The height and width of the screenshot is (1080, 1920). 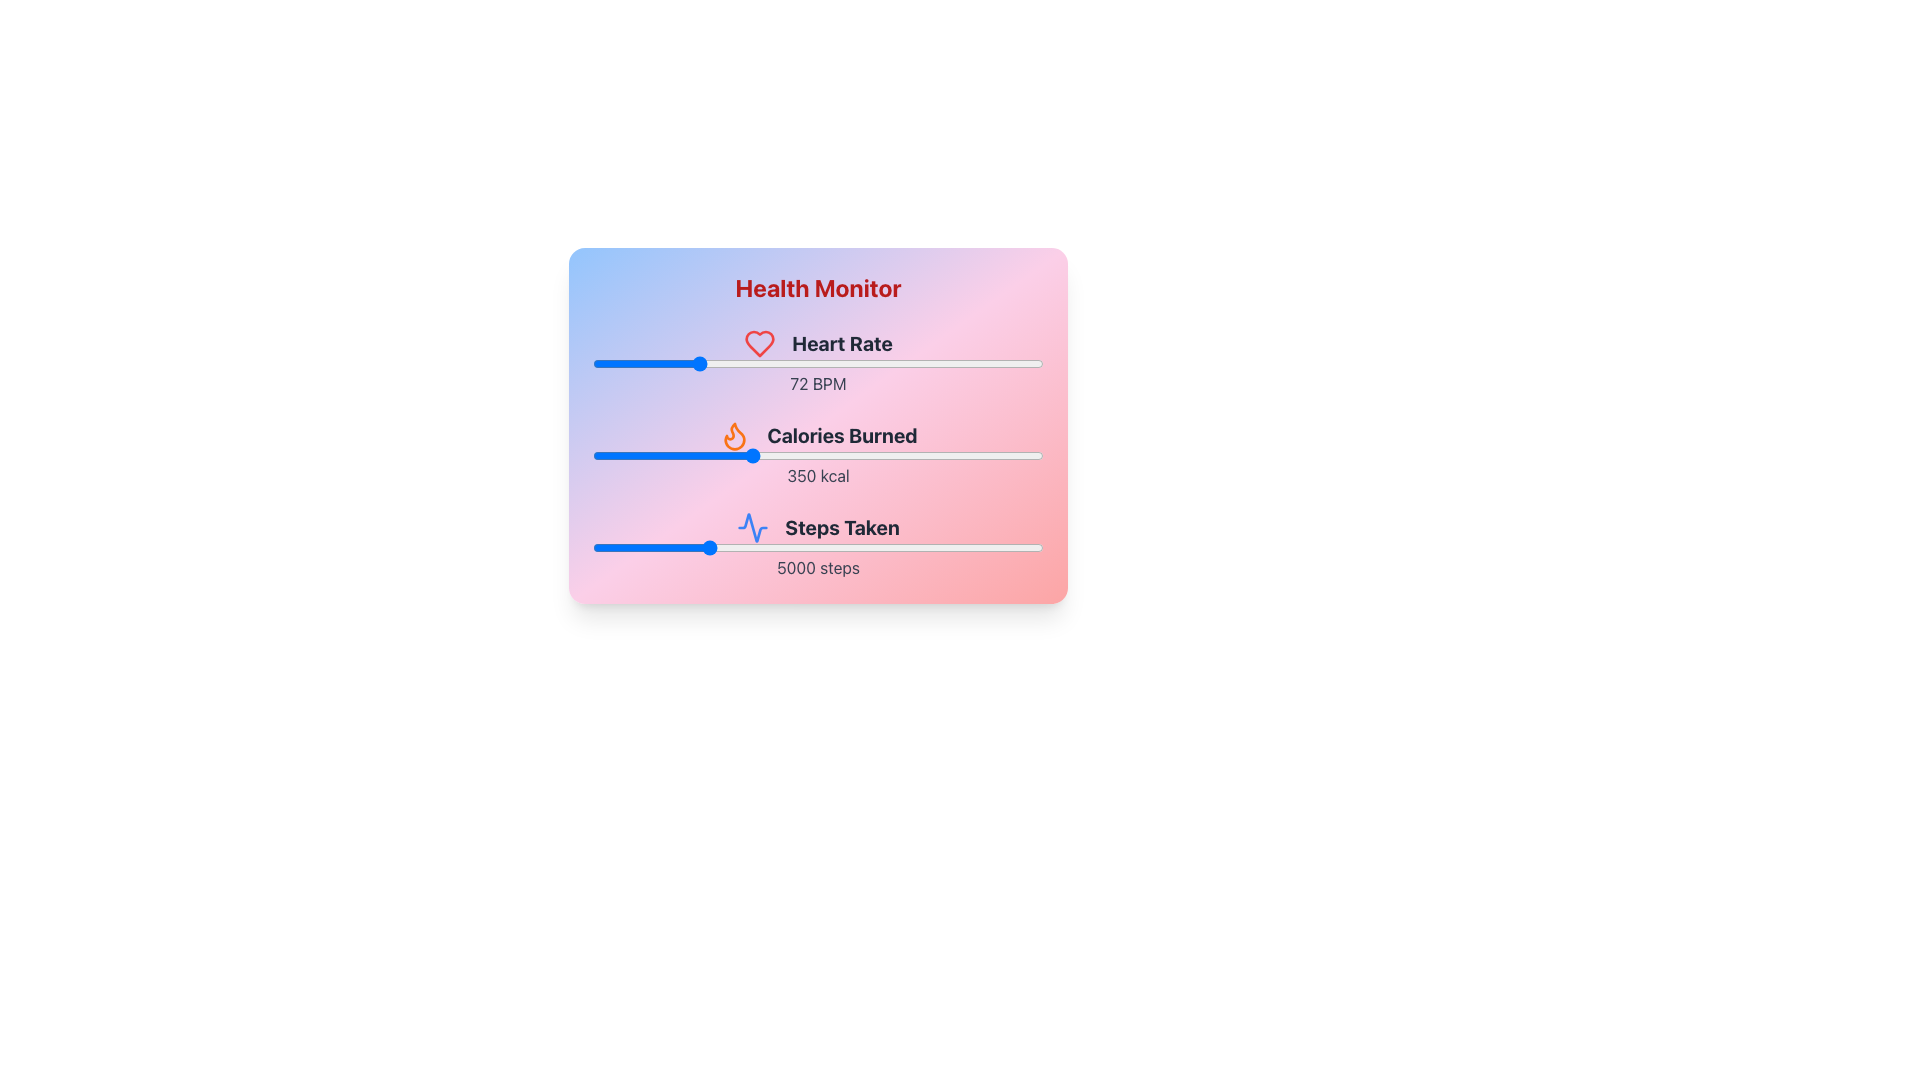 I want to click on heart rate, so click(x=692, y=363).